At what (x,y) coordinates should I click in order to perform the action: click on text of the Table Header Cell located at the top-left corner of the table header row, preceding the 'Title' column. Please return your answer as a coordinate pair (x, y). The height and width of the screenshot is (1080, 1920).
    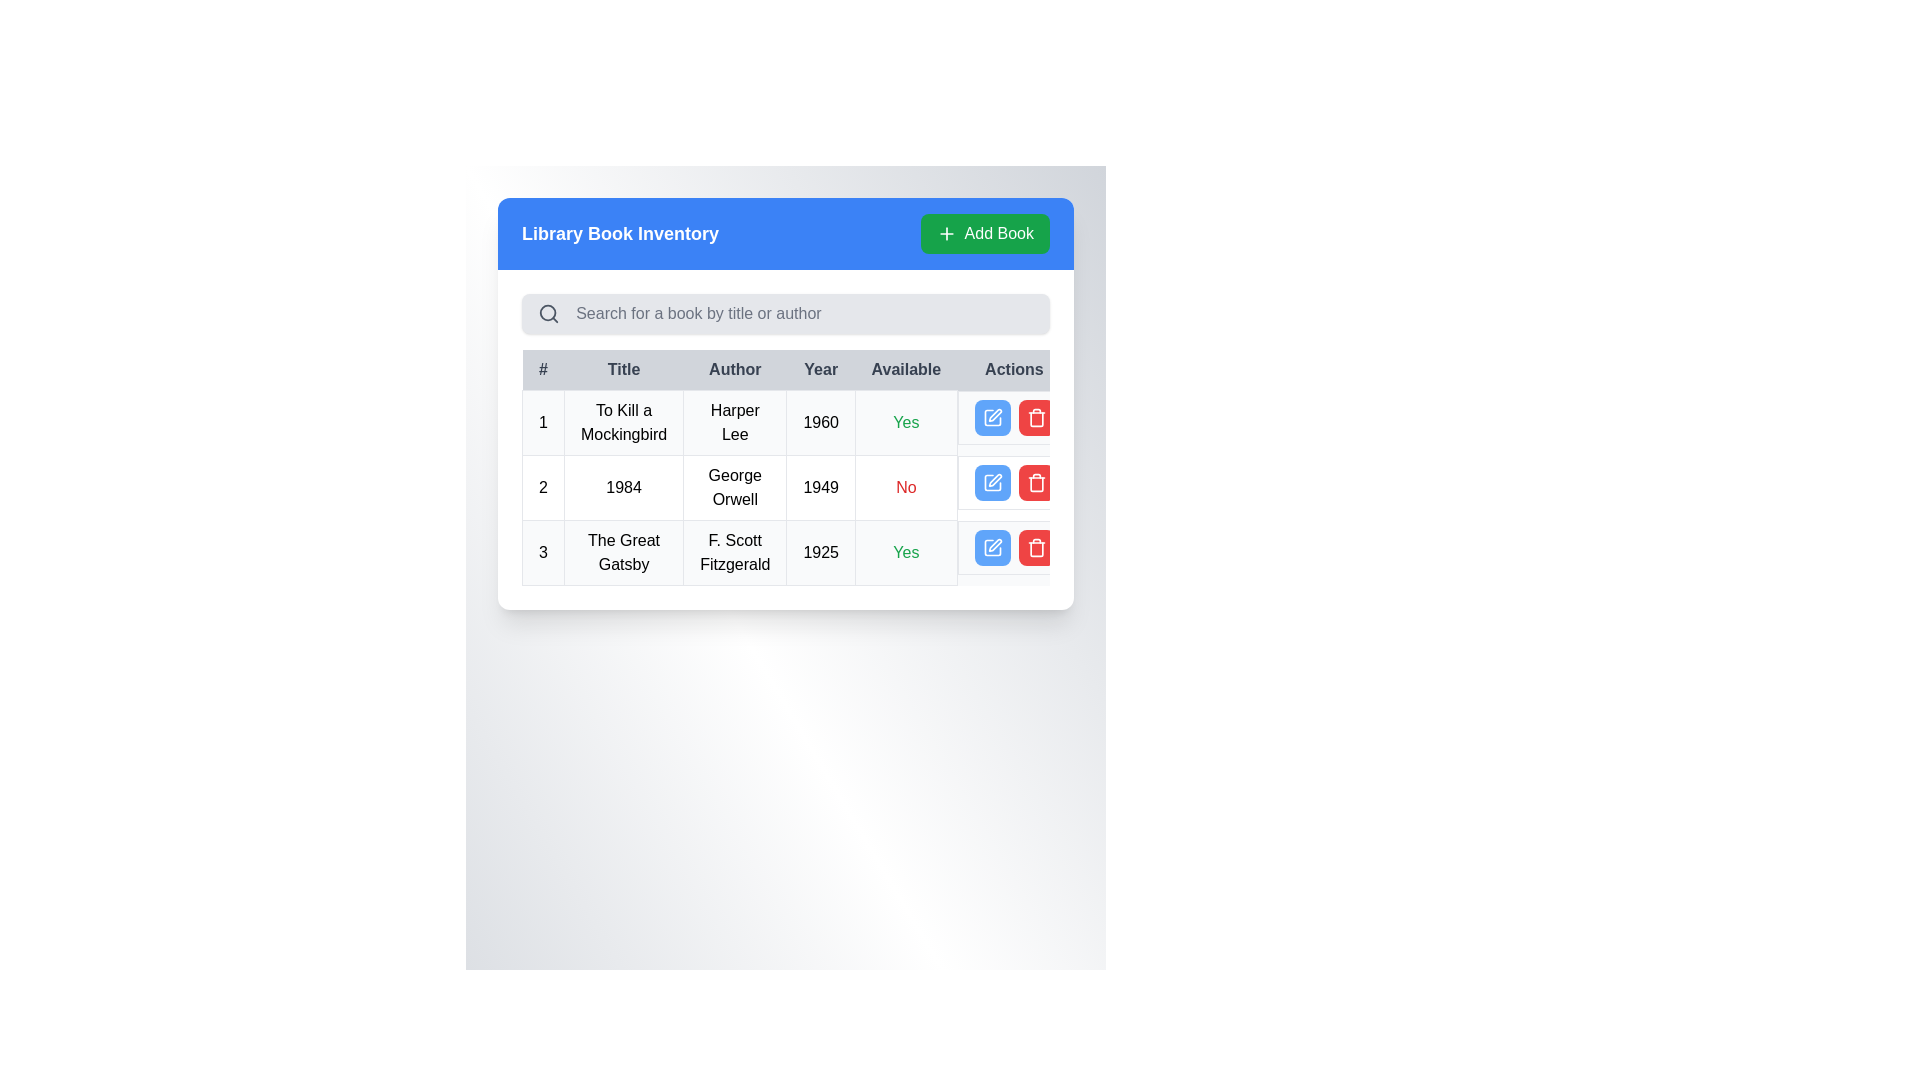
    Looking at the image, I should click on (543, 370).